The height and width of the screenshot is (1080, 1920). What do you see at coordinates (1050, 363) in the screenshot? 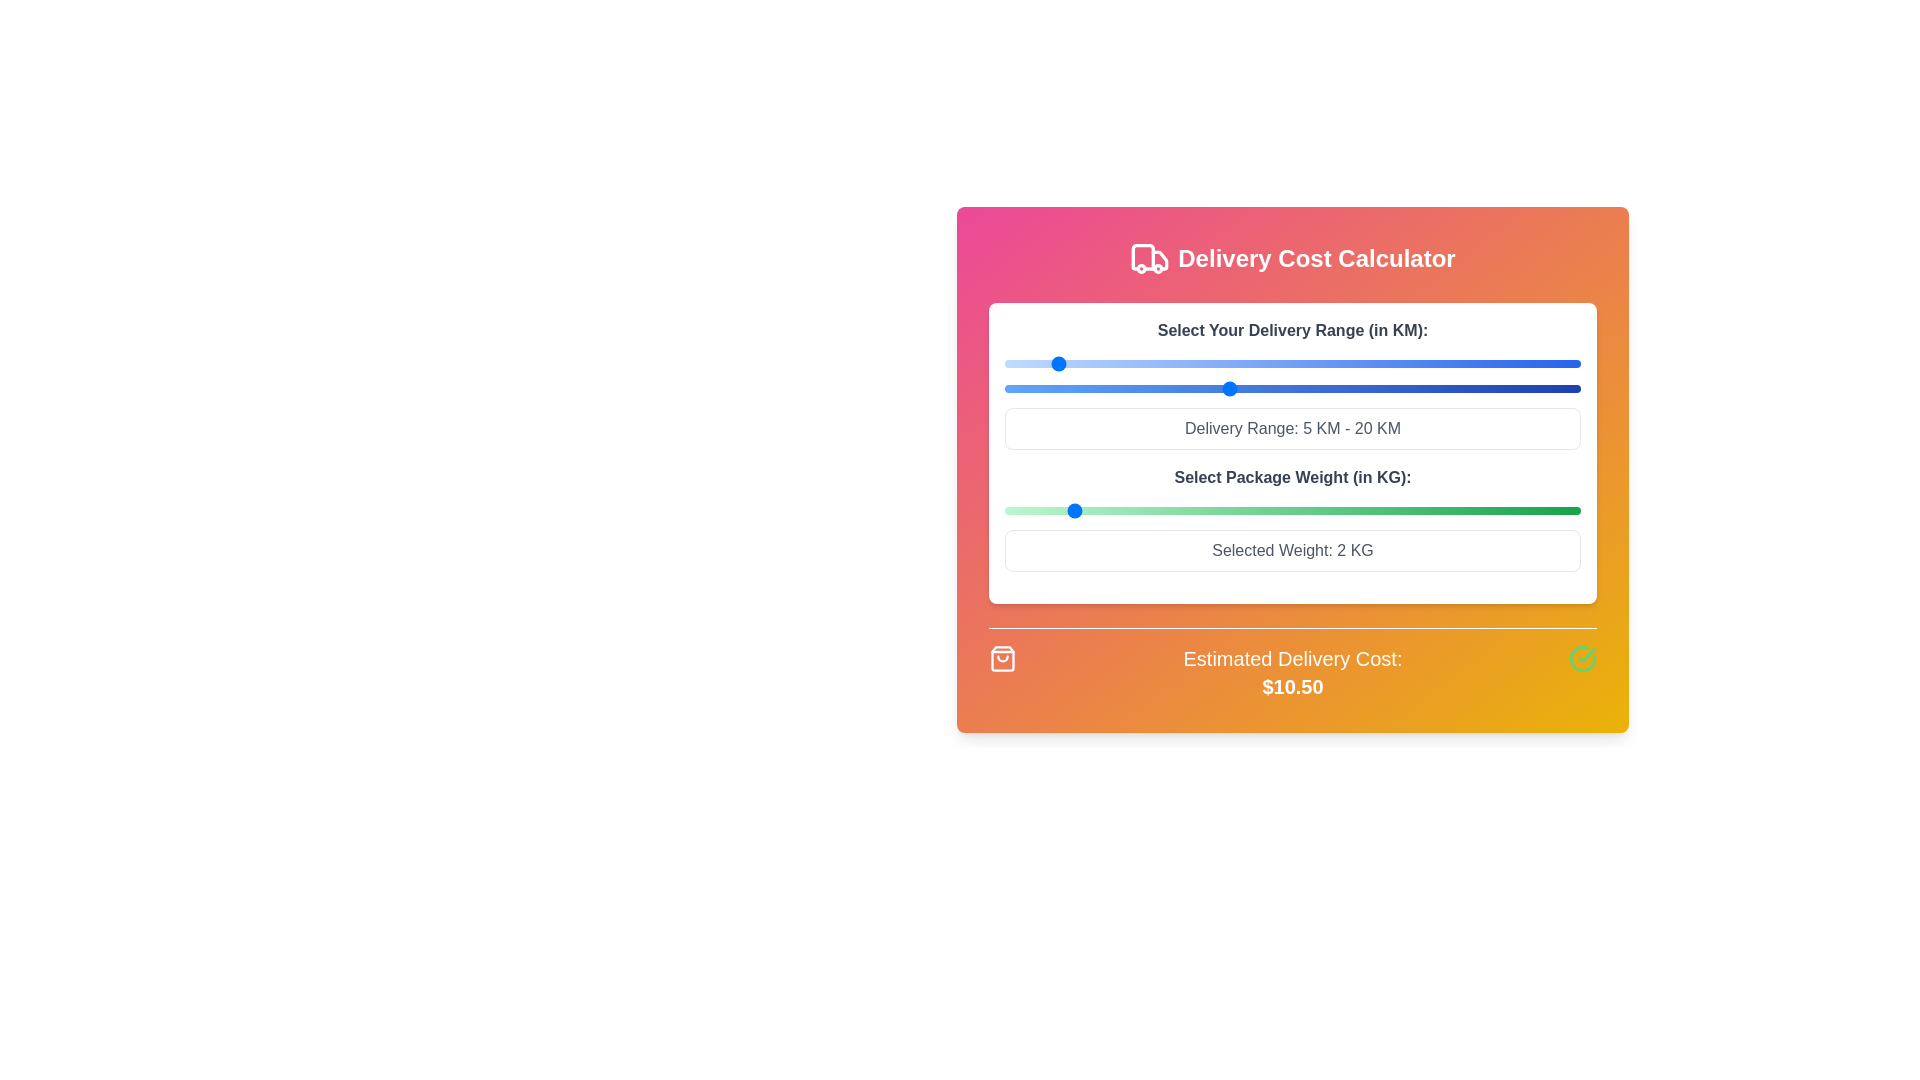
I see `the delivery range` at bounding box center [1050, 363].